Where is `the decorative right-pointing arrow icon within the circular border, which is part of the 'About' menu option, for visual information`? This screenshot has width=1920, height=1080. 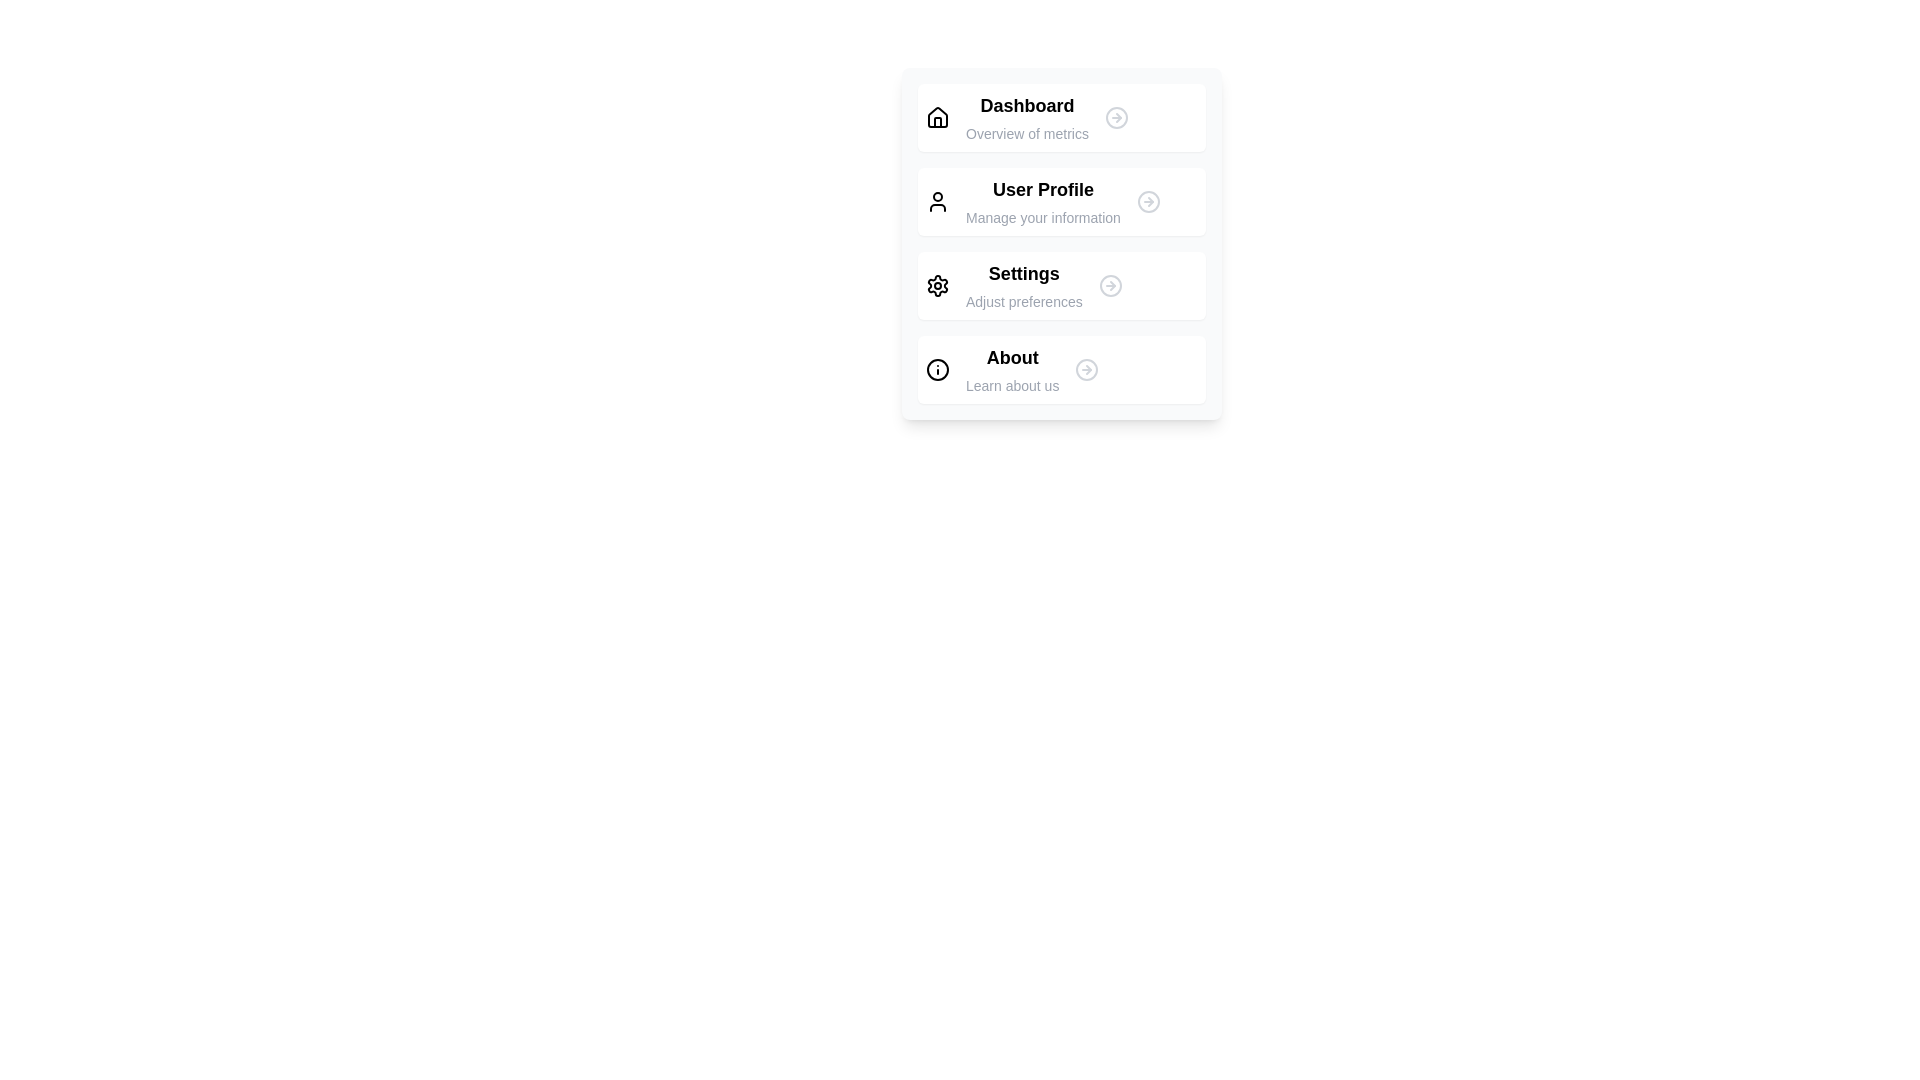 the decorative right-pointing arrow icon within the circular border, which is part of the 'About' menu option, for visual information is located at coordinates (1086, 370).